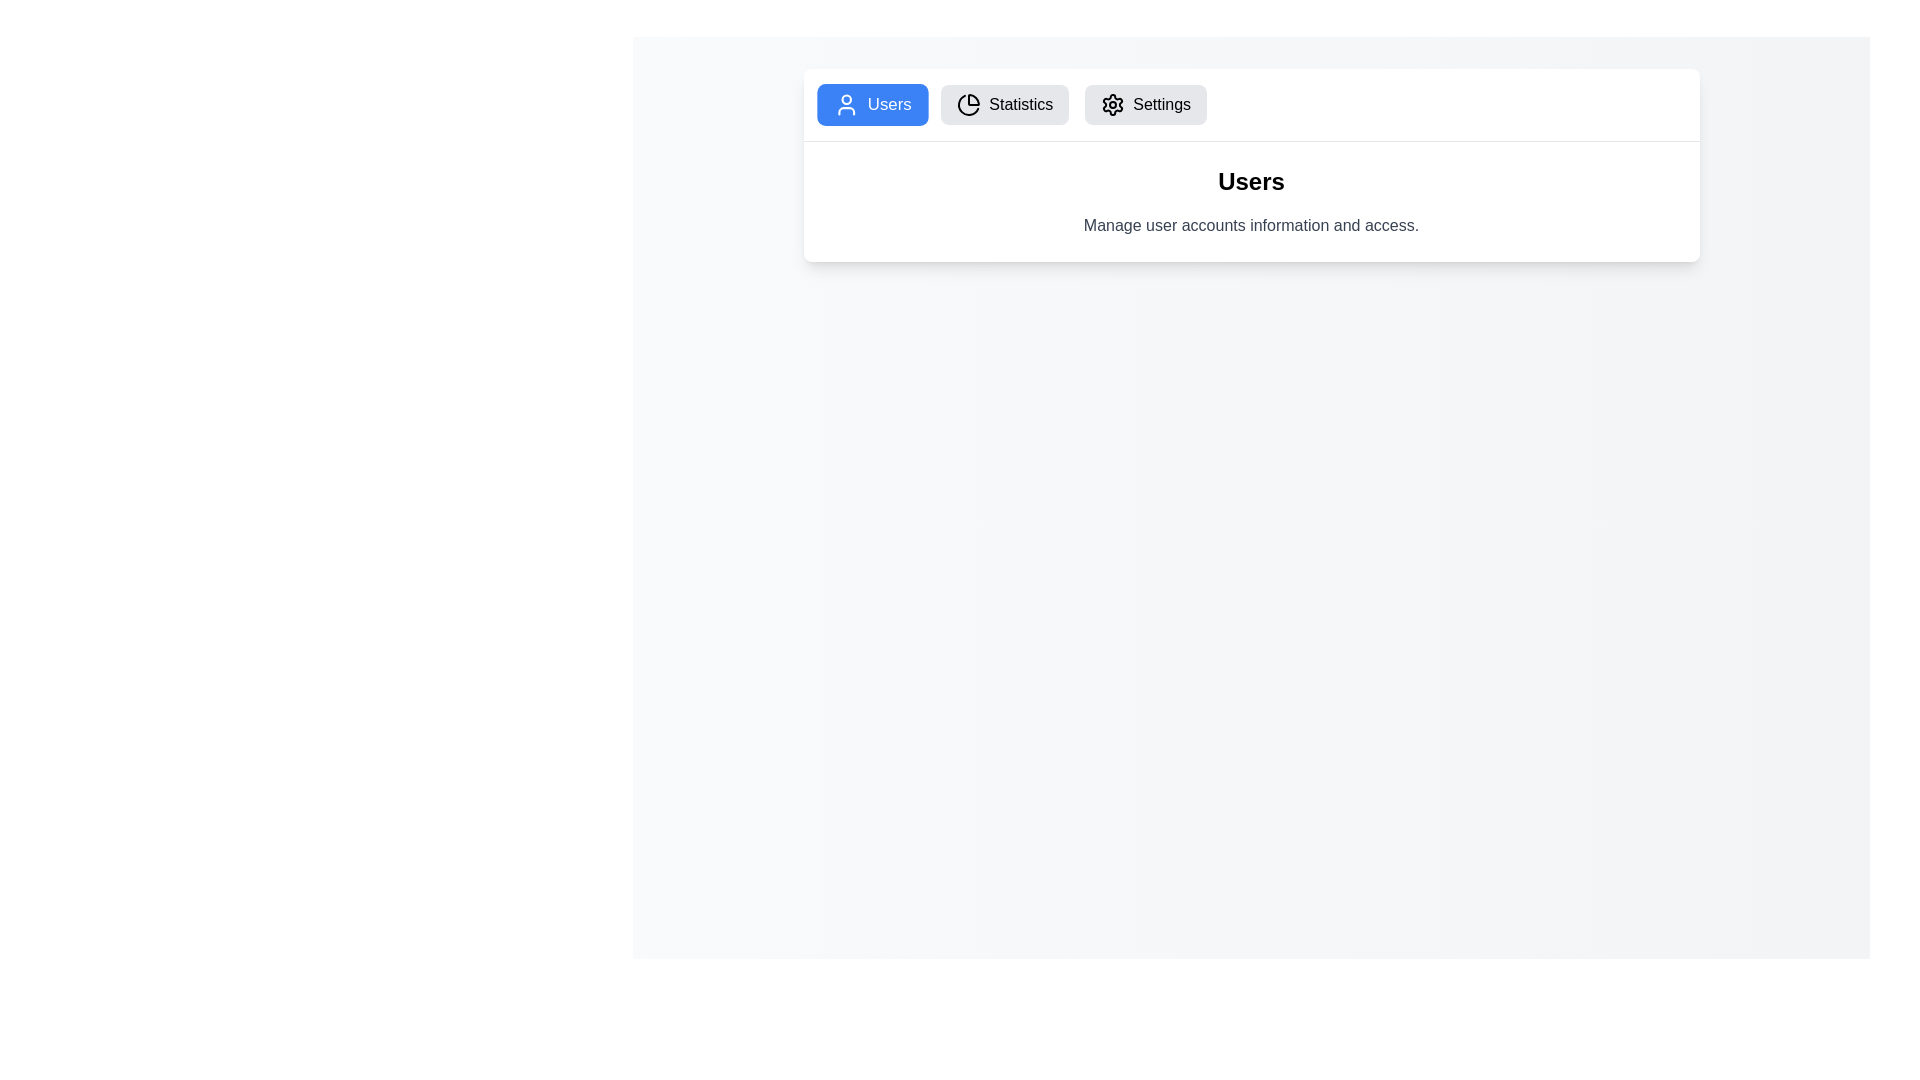  What do you see at coordinates (1021, 104) in the screenshot?
I see `the text label within the interactive button that provides navigable options to the 'Statistics' section` at bounding box center [1021, 104].